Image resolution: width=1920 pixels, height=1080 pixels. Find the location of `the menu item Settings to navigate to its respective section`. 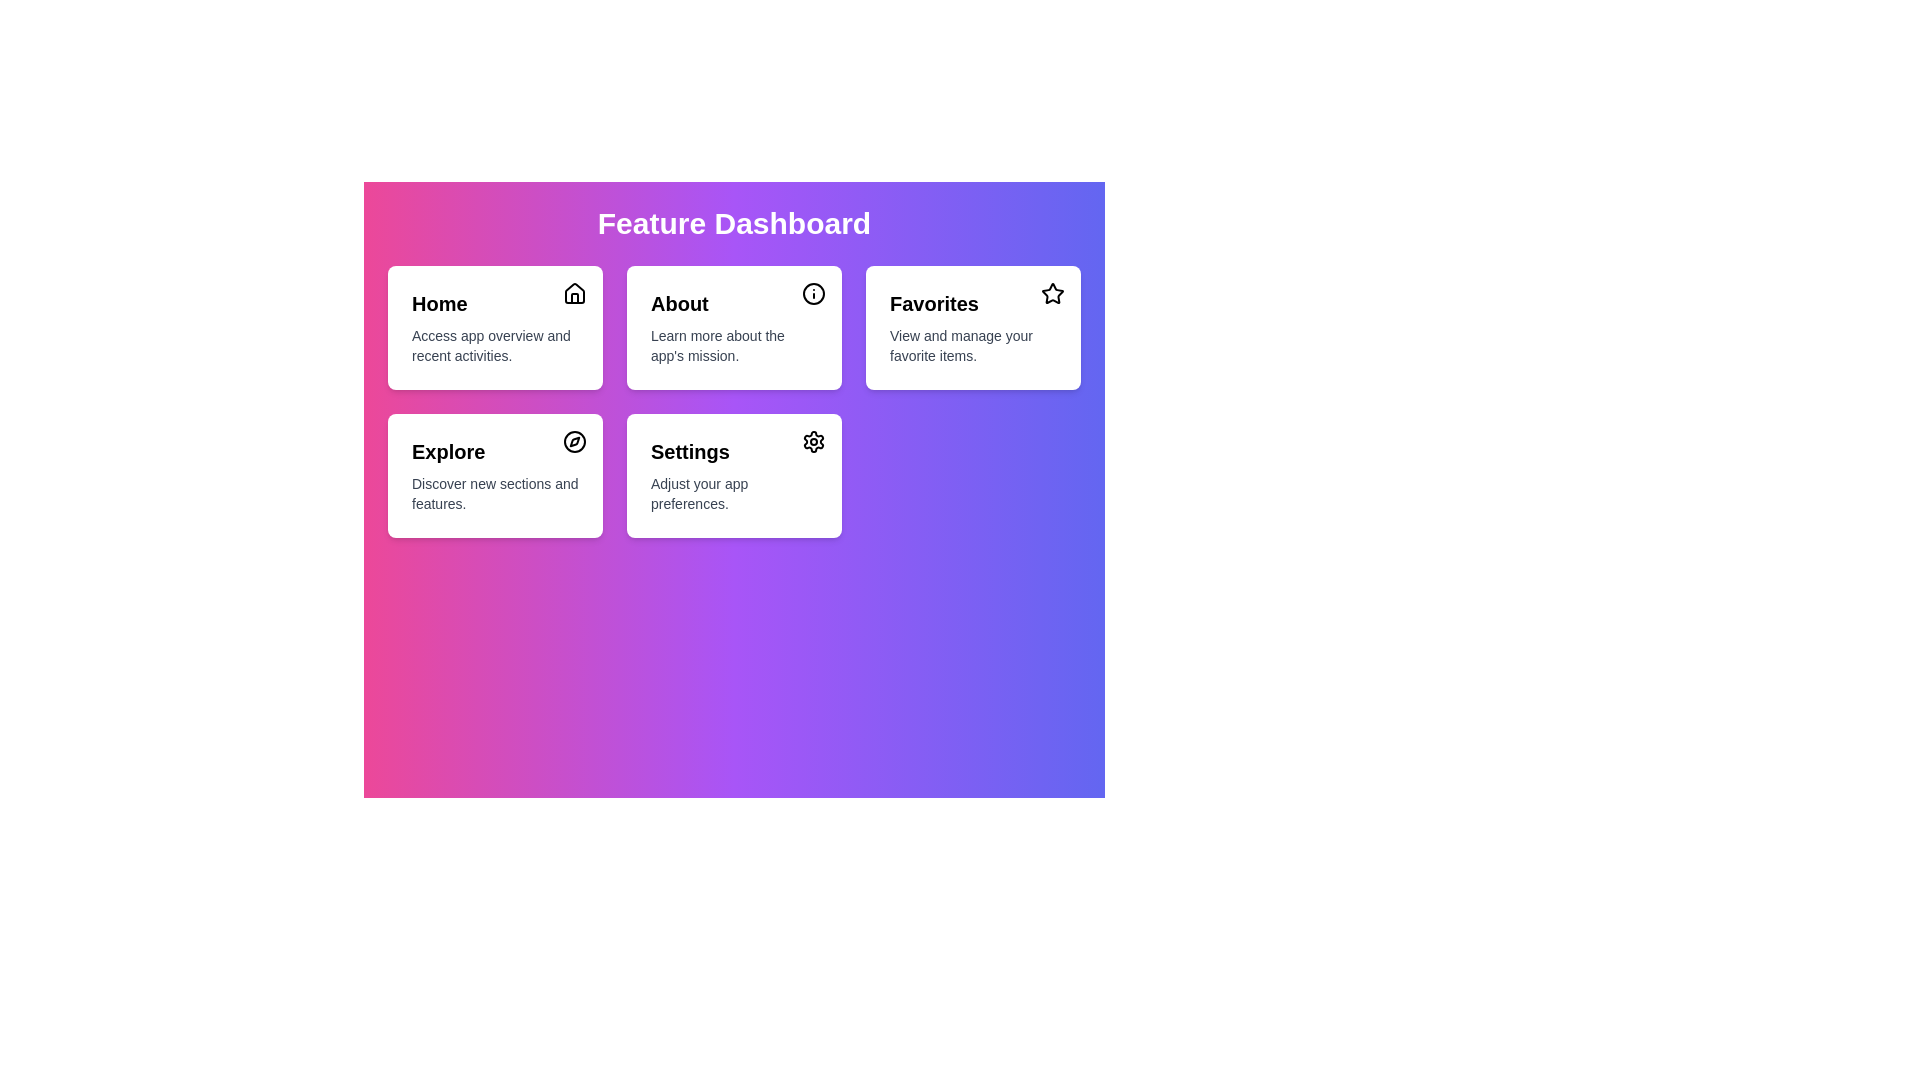

the menu item Settings to navigate to its respective section is located at coordinates (733, 475).